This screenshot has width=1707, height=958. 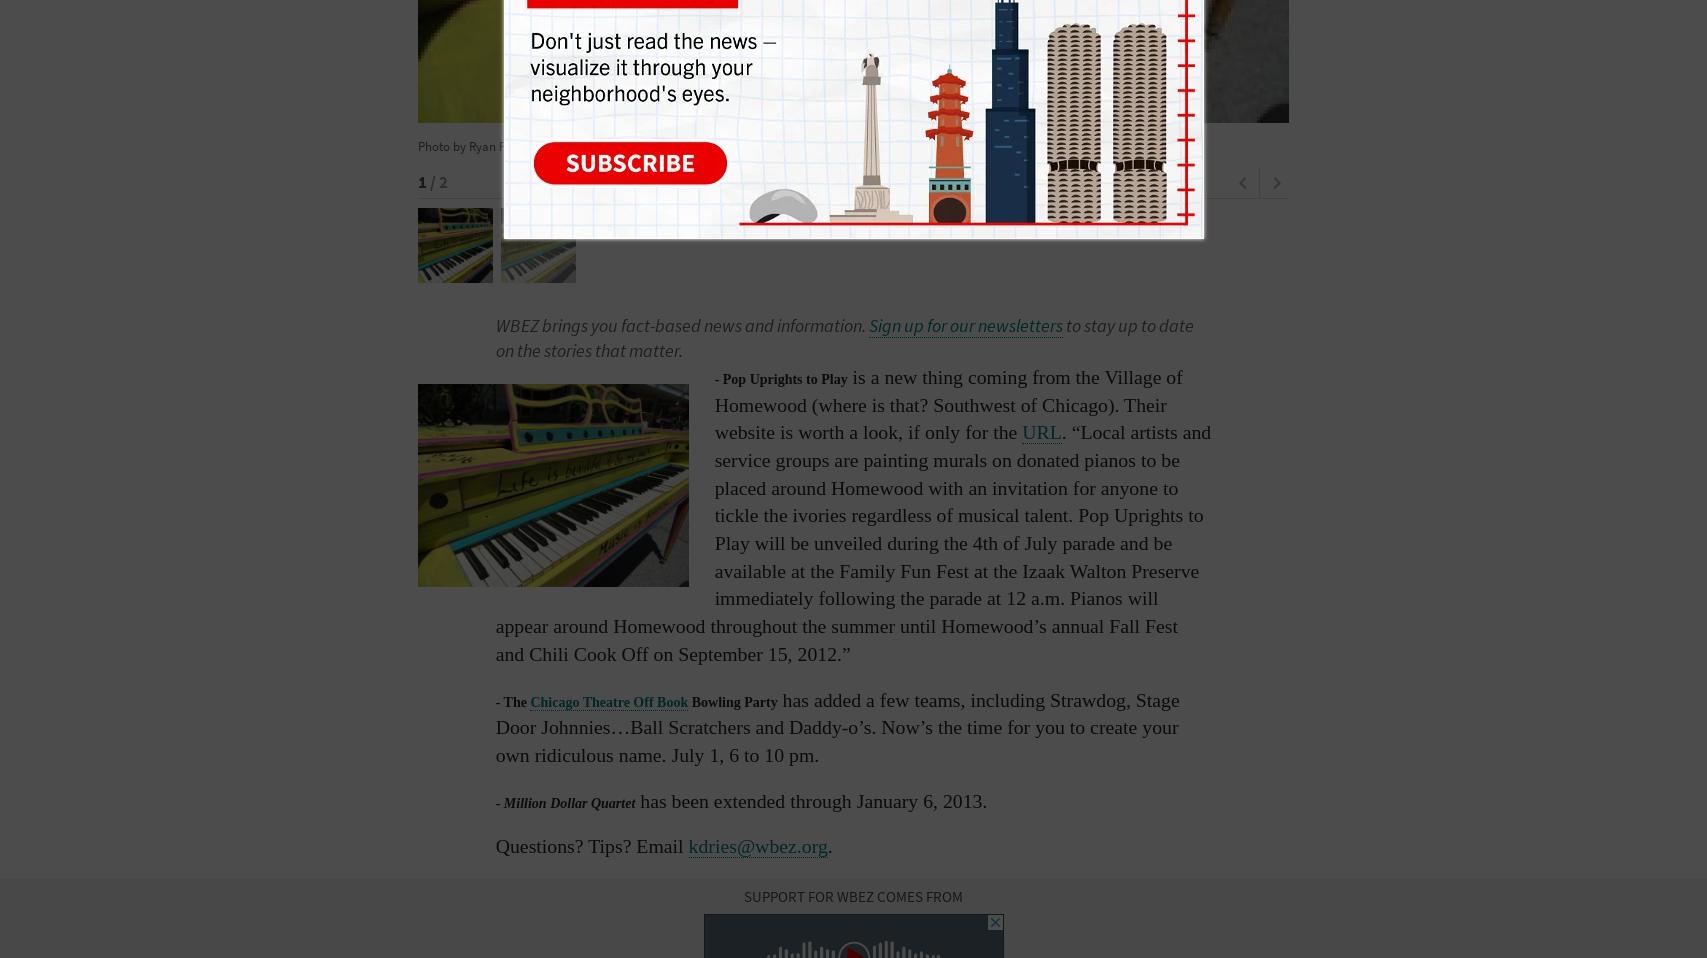 I want to click on '- Pop Uprights to Play', so click(x=714, y=377).